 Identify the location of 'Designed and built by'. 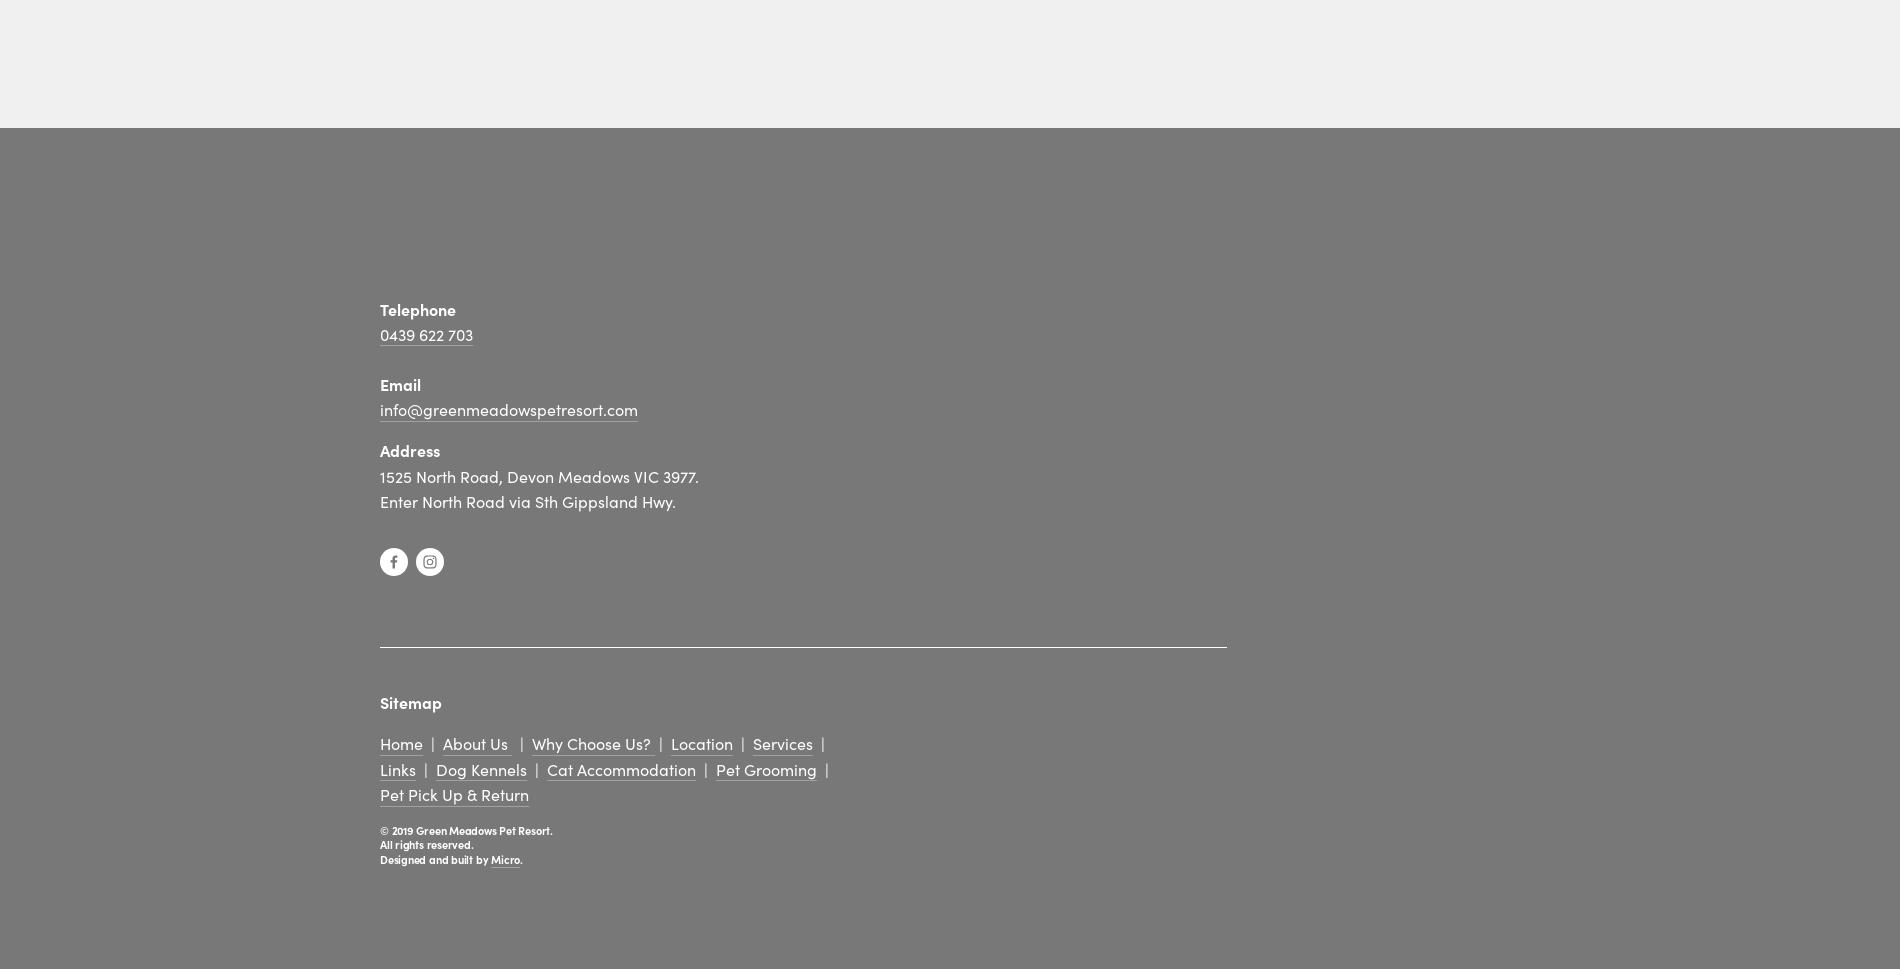
(434, 856).